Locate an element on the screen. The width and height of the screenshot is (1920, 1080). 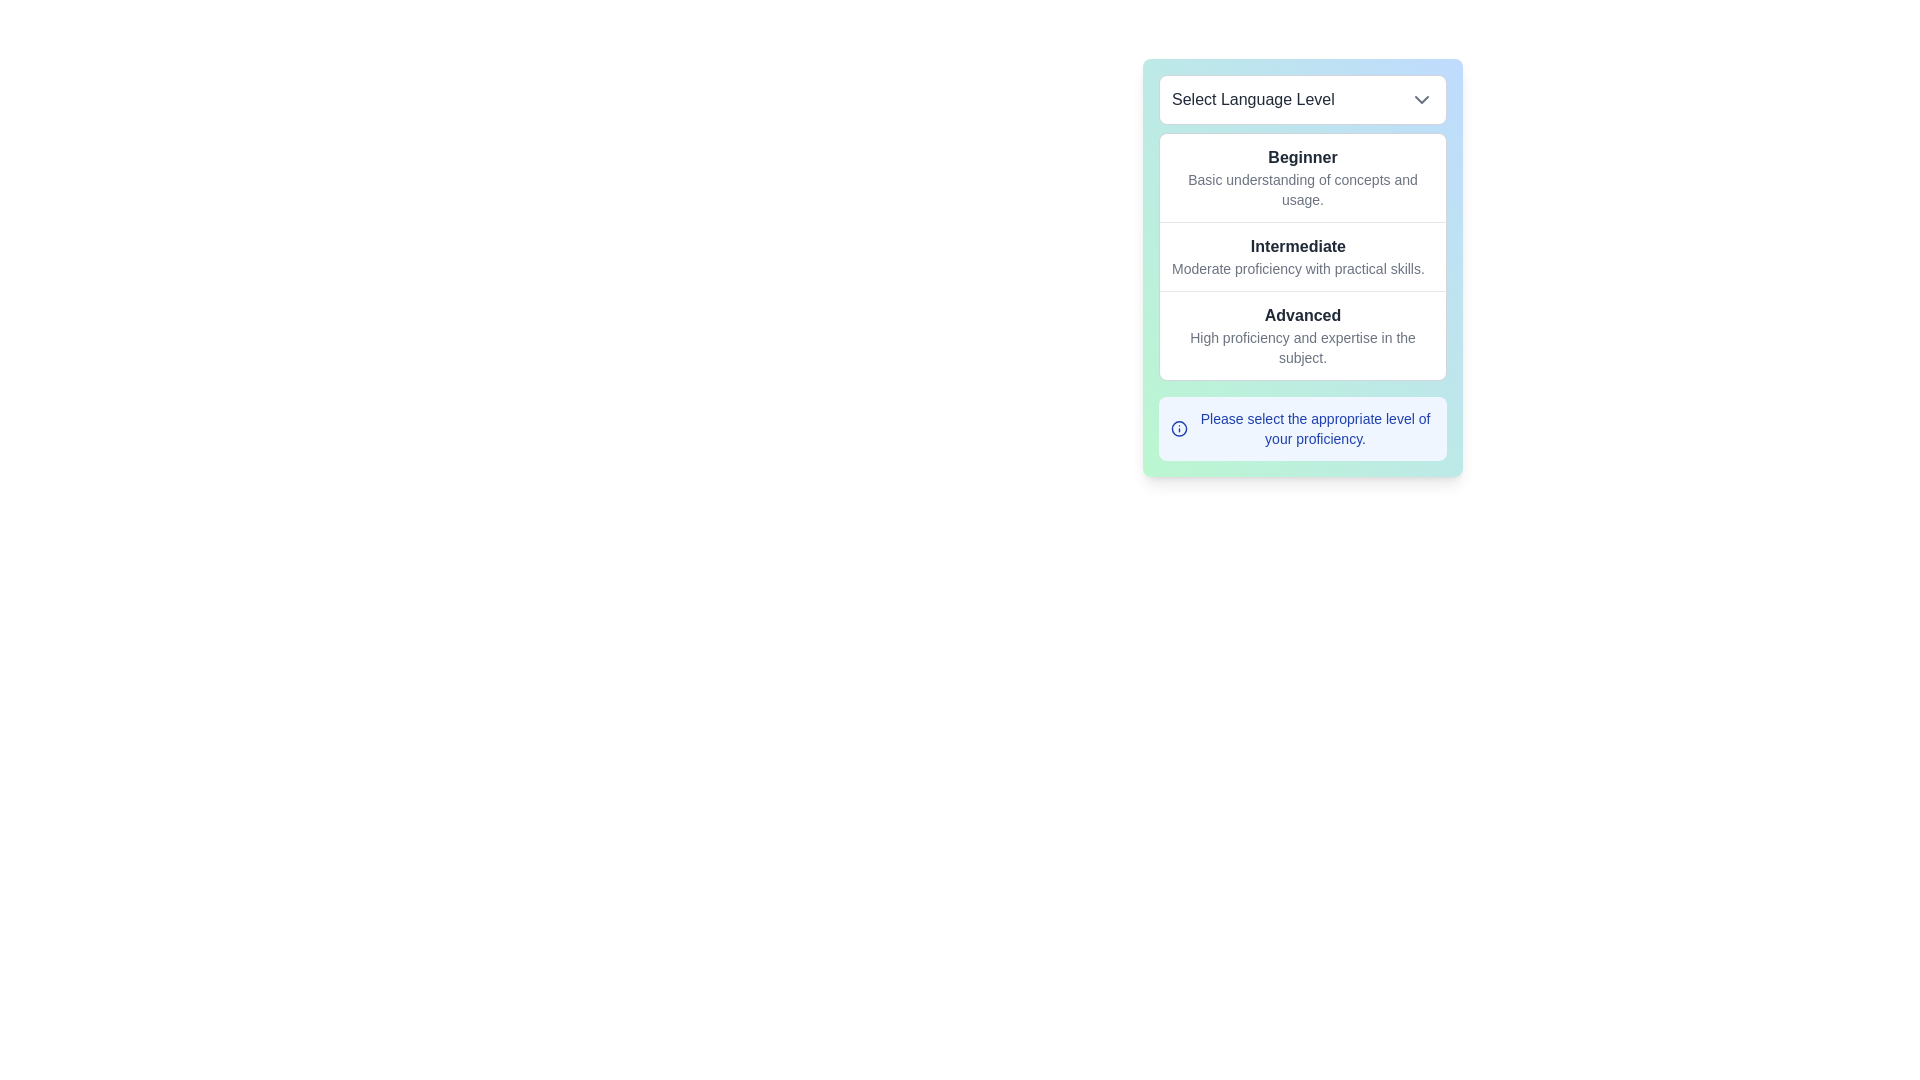
to select the advanced level of language proficiency, which is the third option in the list, located below 'Intermediate' is located at coordinates (1302, 334).